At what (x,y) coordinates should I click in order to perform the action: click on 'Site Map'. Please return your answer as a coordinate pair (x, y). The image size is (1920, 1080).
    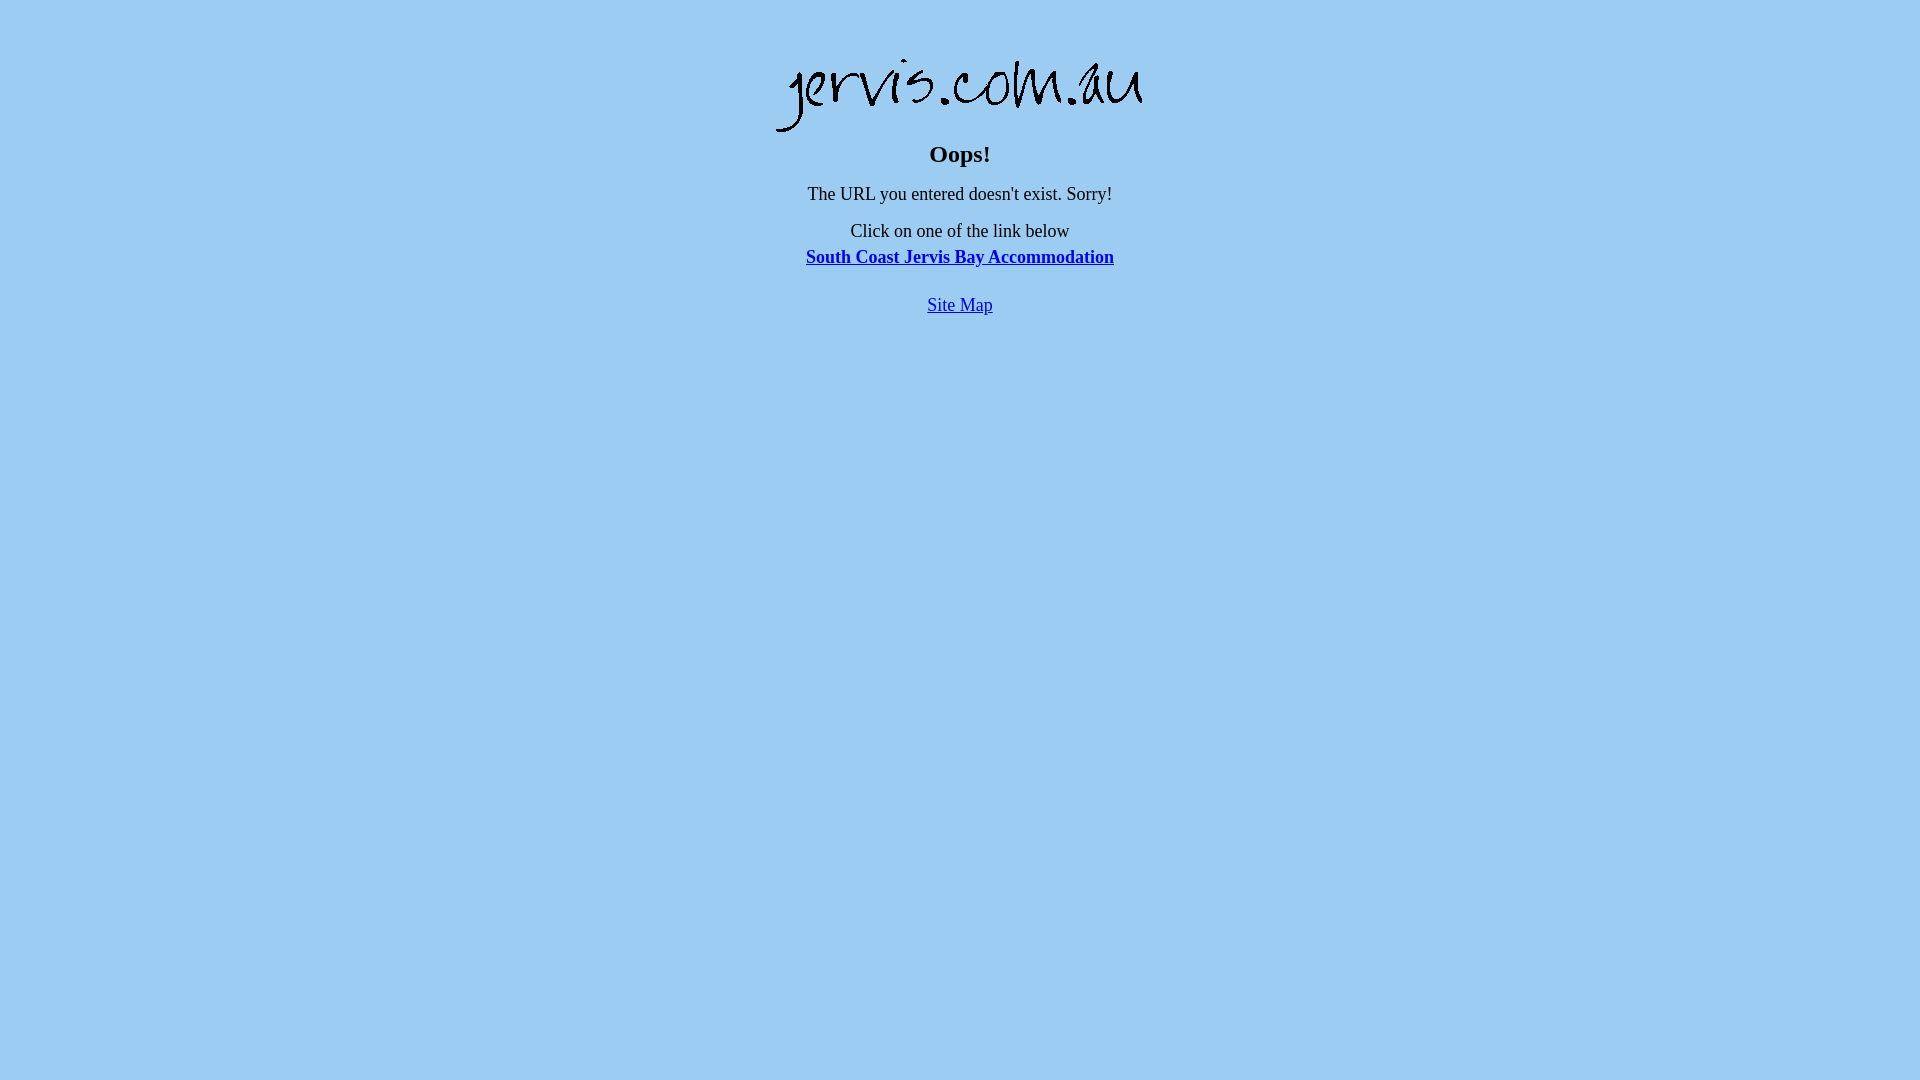
    Looking at the image, I should click on (960, 304).